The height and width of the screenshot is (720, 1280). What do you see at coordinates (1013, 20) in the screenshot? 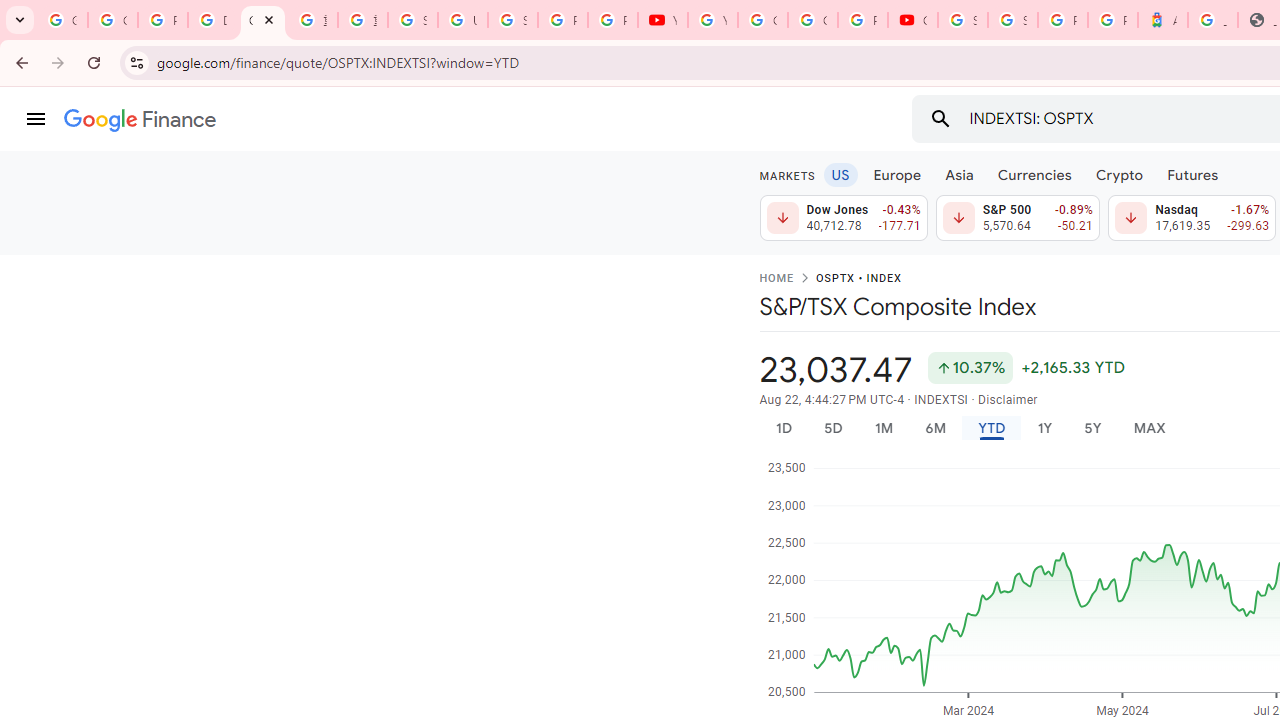
I see `'Sign in - Google Accounts'` at bounding box center [1013, 20].